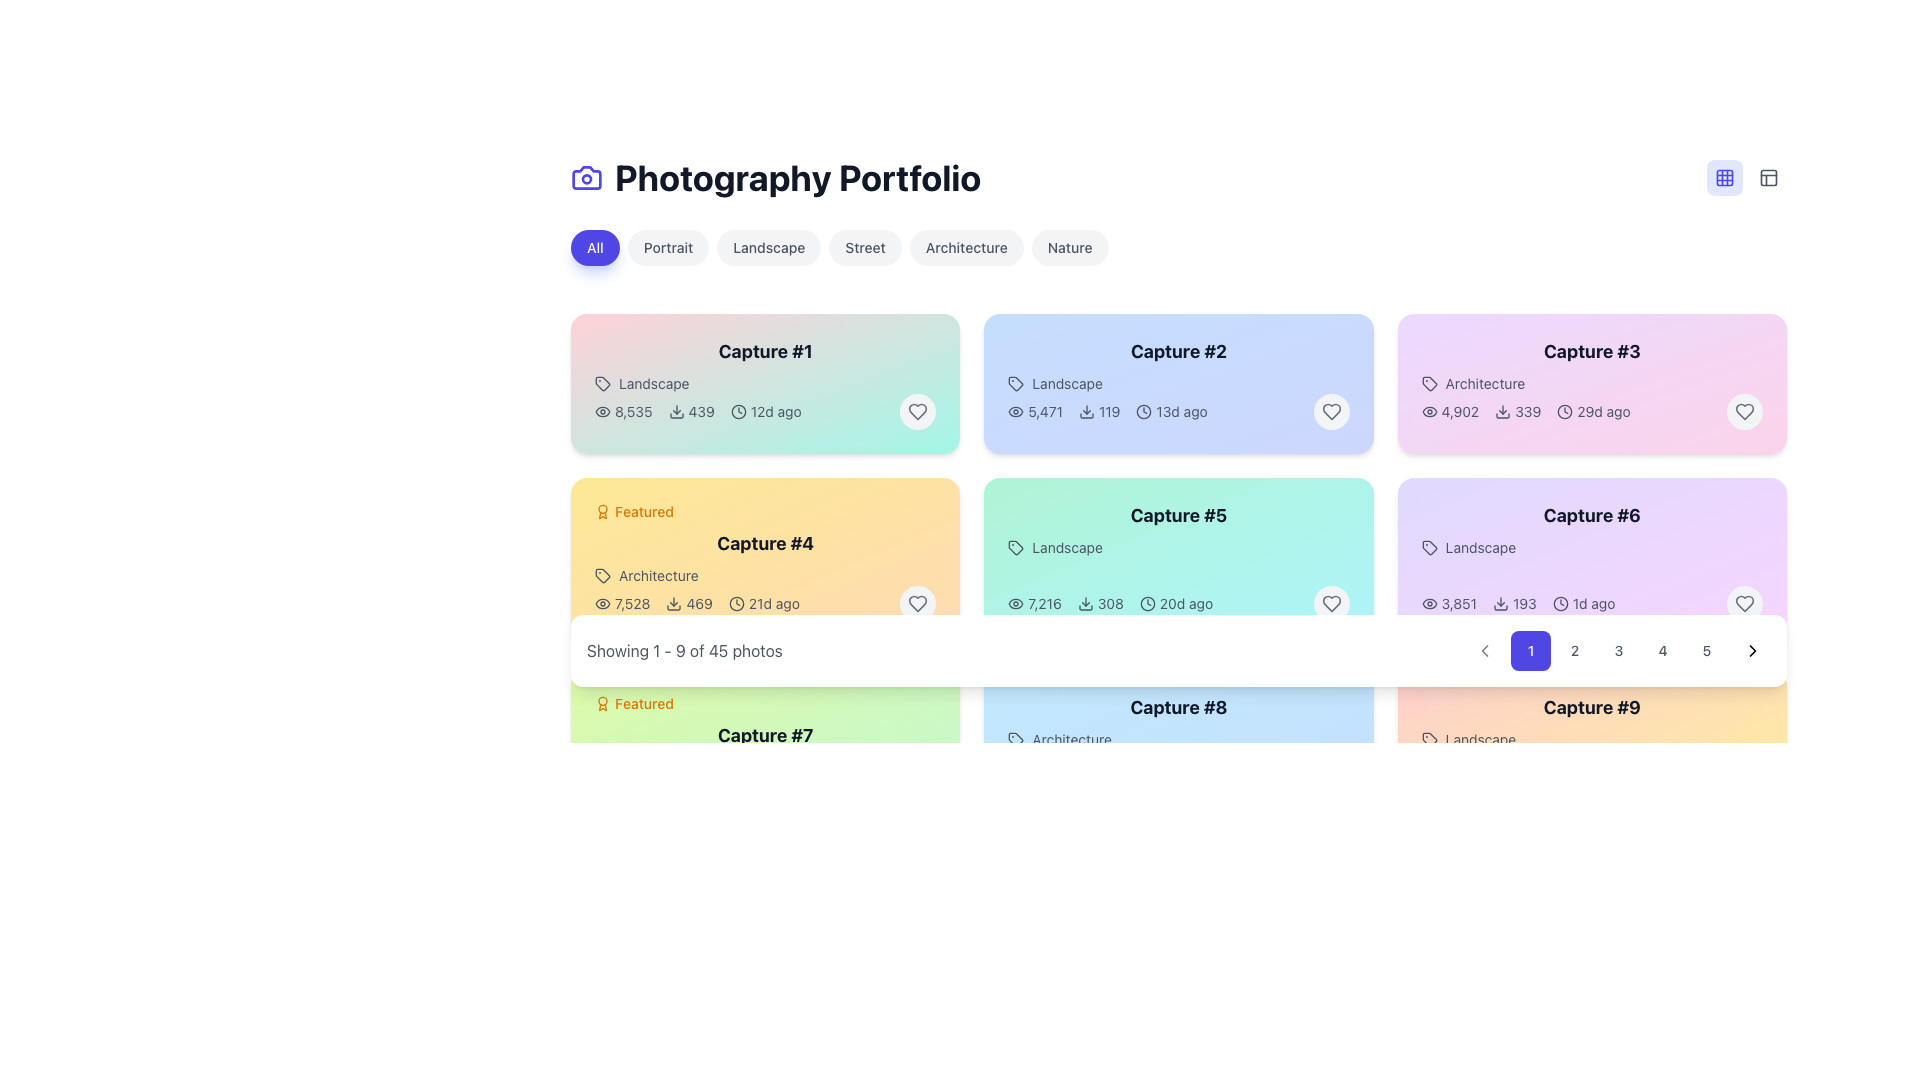 This screenshot has height=1080, width=1920. Describe the element at coordinates (1144, 411) in the screenshot. I see `the circular graphic that forms the perimeter of the clock icon within the blue card labeled 'Capture #2'` at that location.